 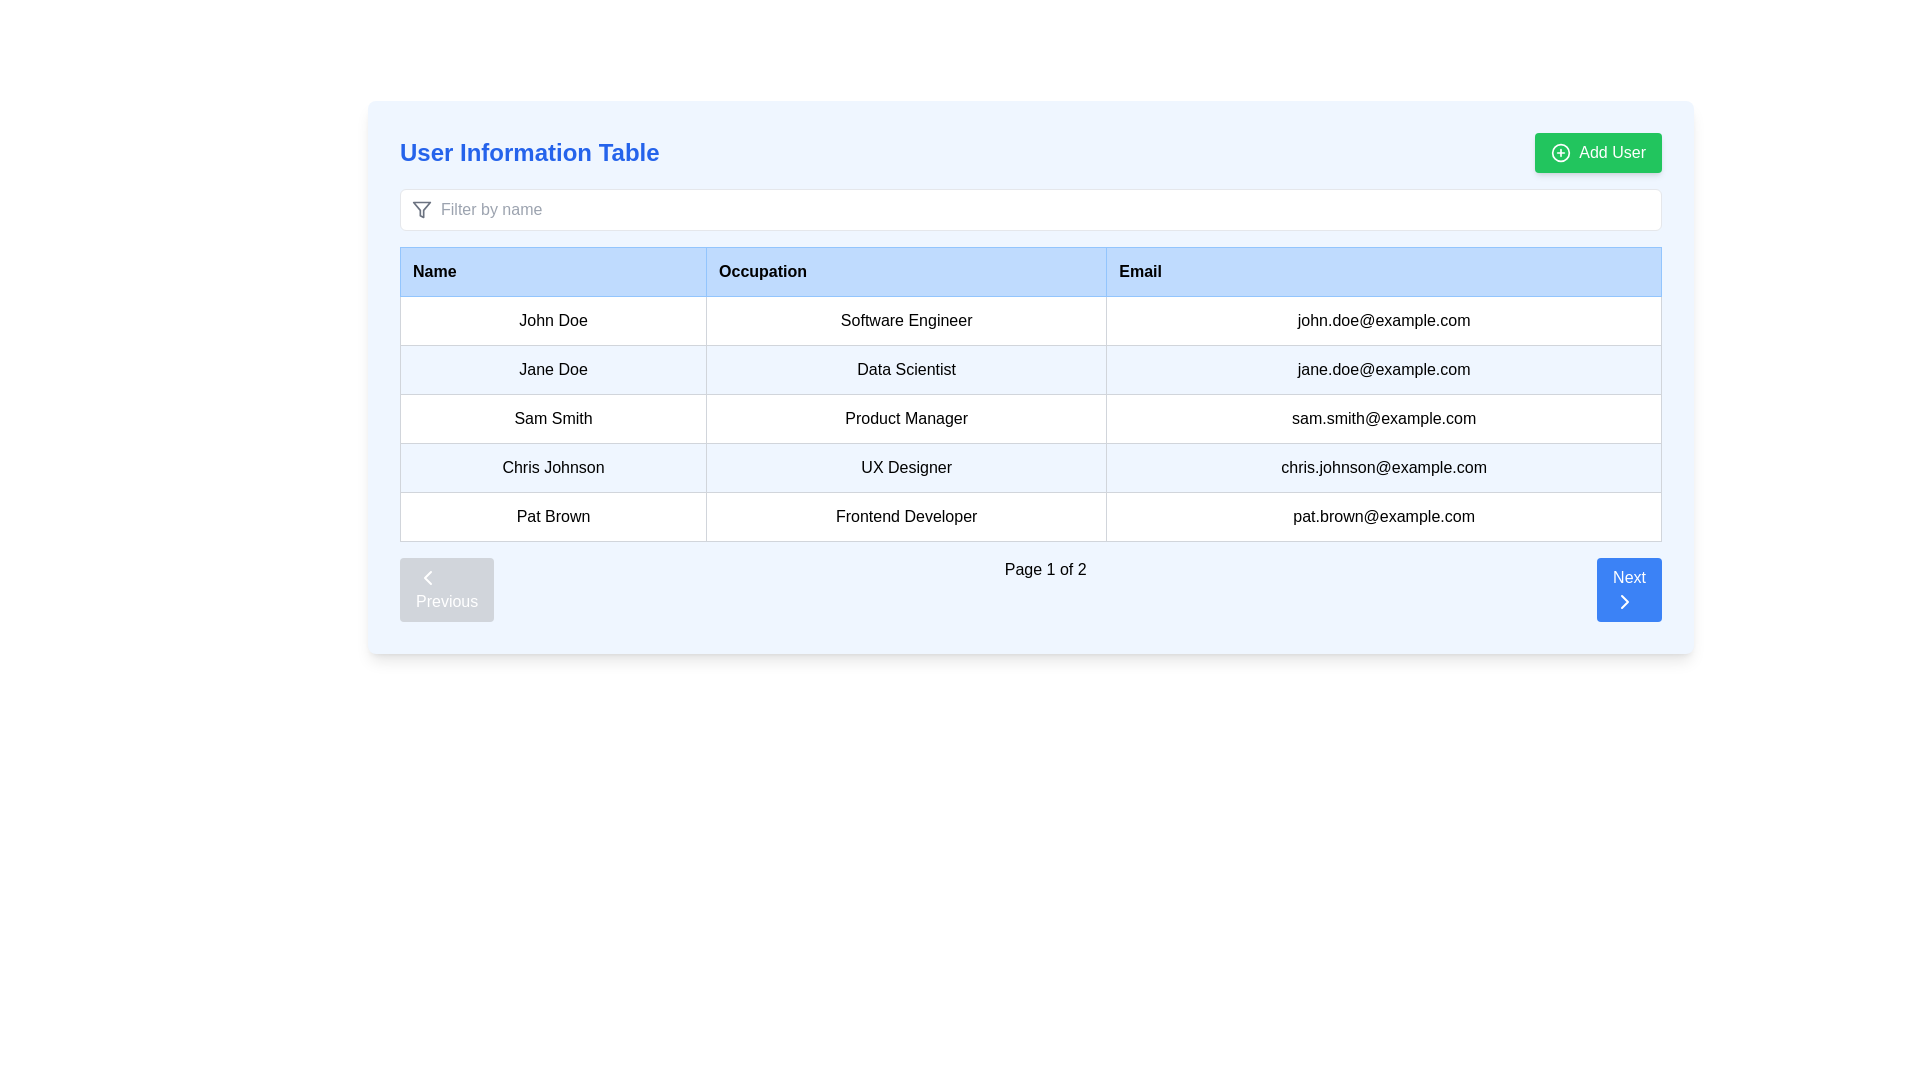 I want to click on the text label displaying 'Data Scientist' located in the second row of the table under the 'Occupation' column, which is aligned horizontally with 'Jane Doe' and 'jane.doe@example.com', so click(x=905, y=370).